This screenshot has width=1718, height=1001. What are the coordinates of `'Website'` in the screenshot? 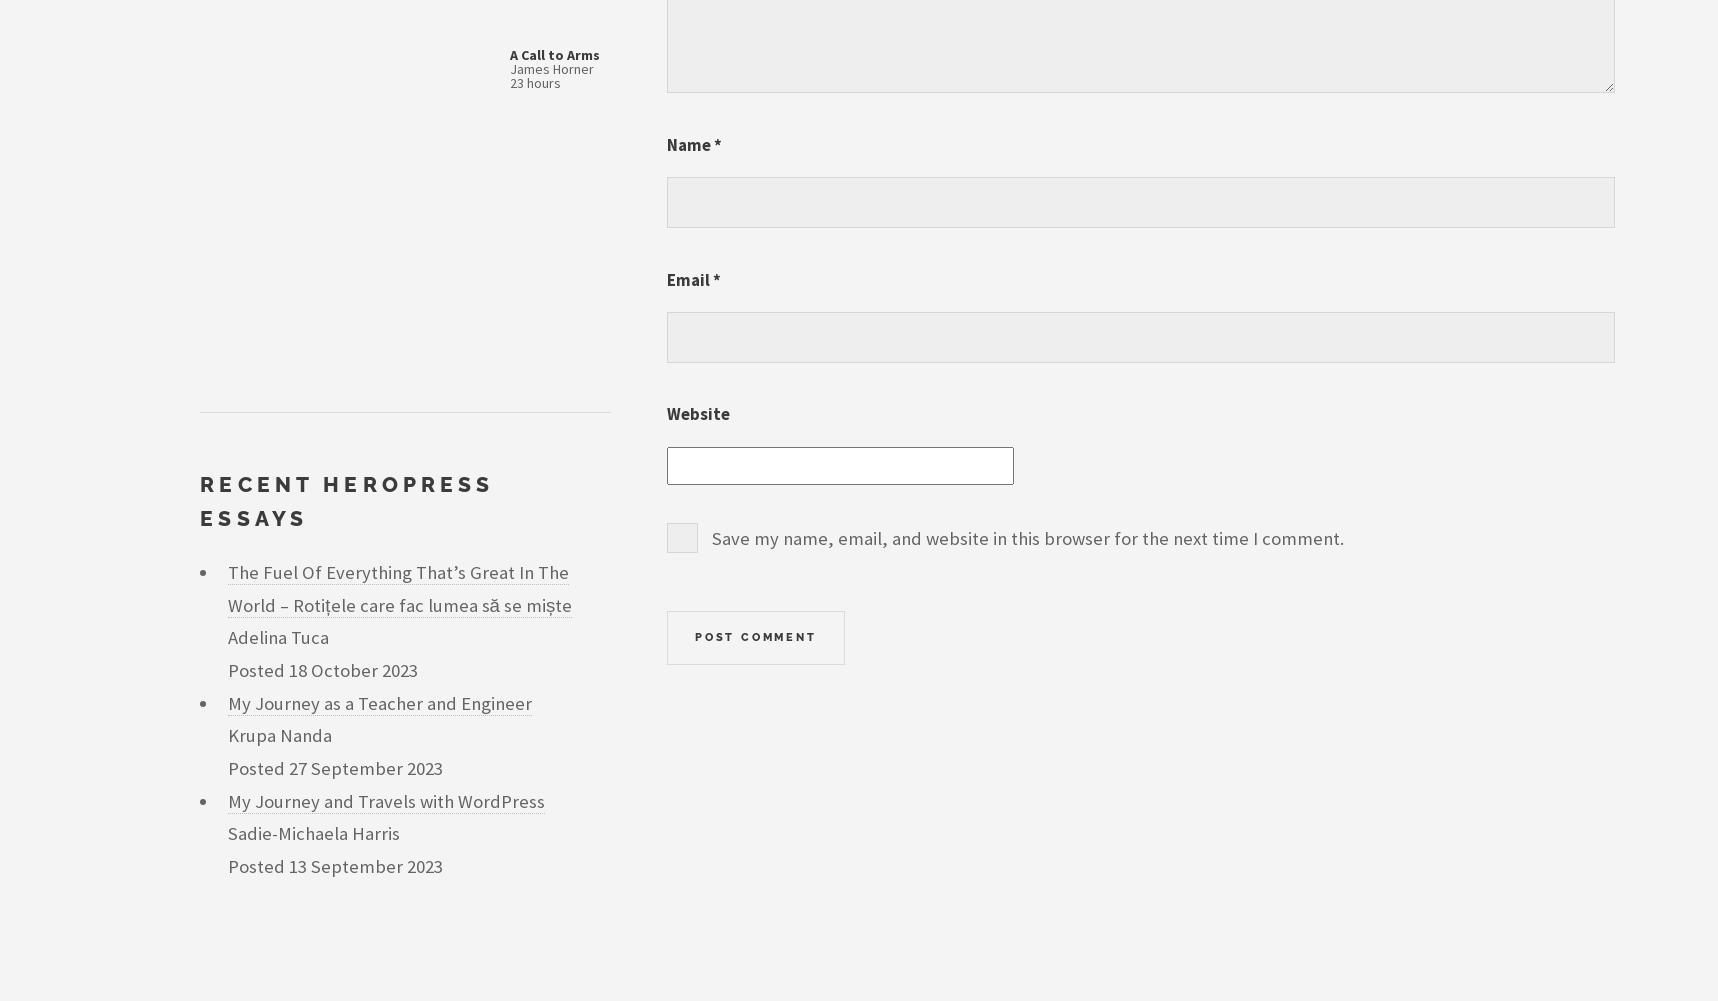 It's located at (697, 413).